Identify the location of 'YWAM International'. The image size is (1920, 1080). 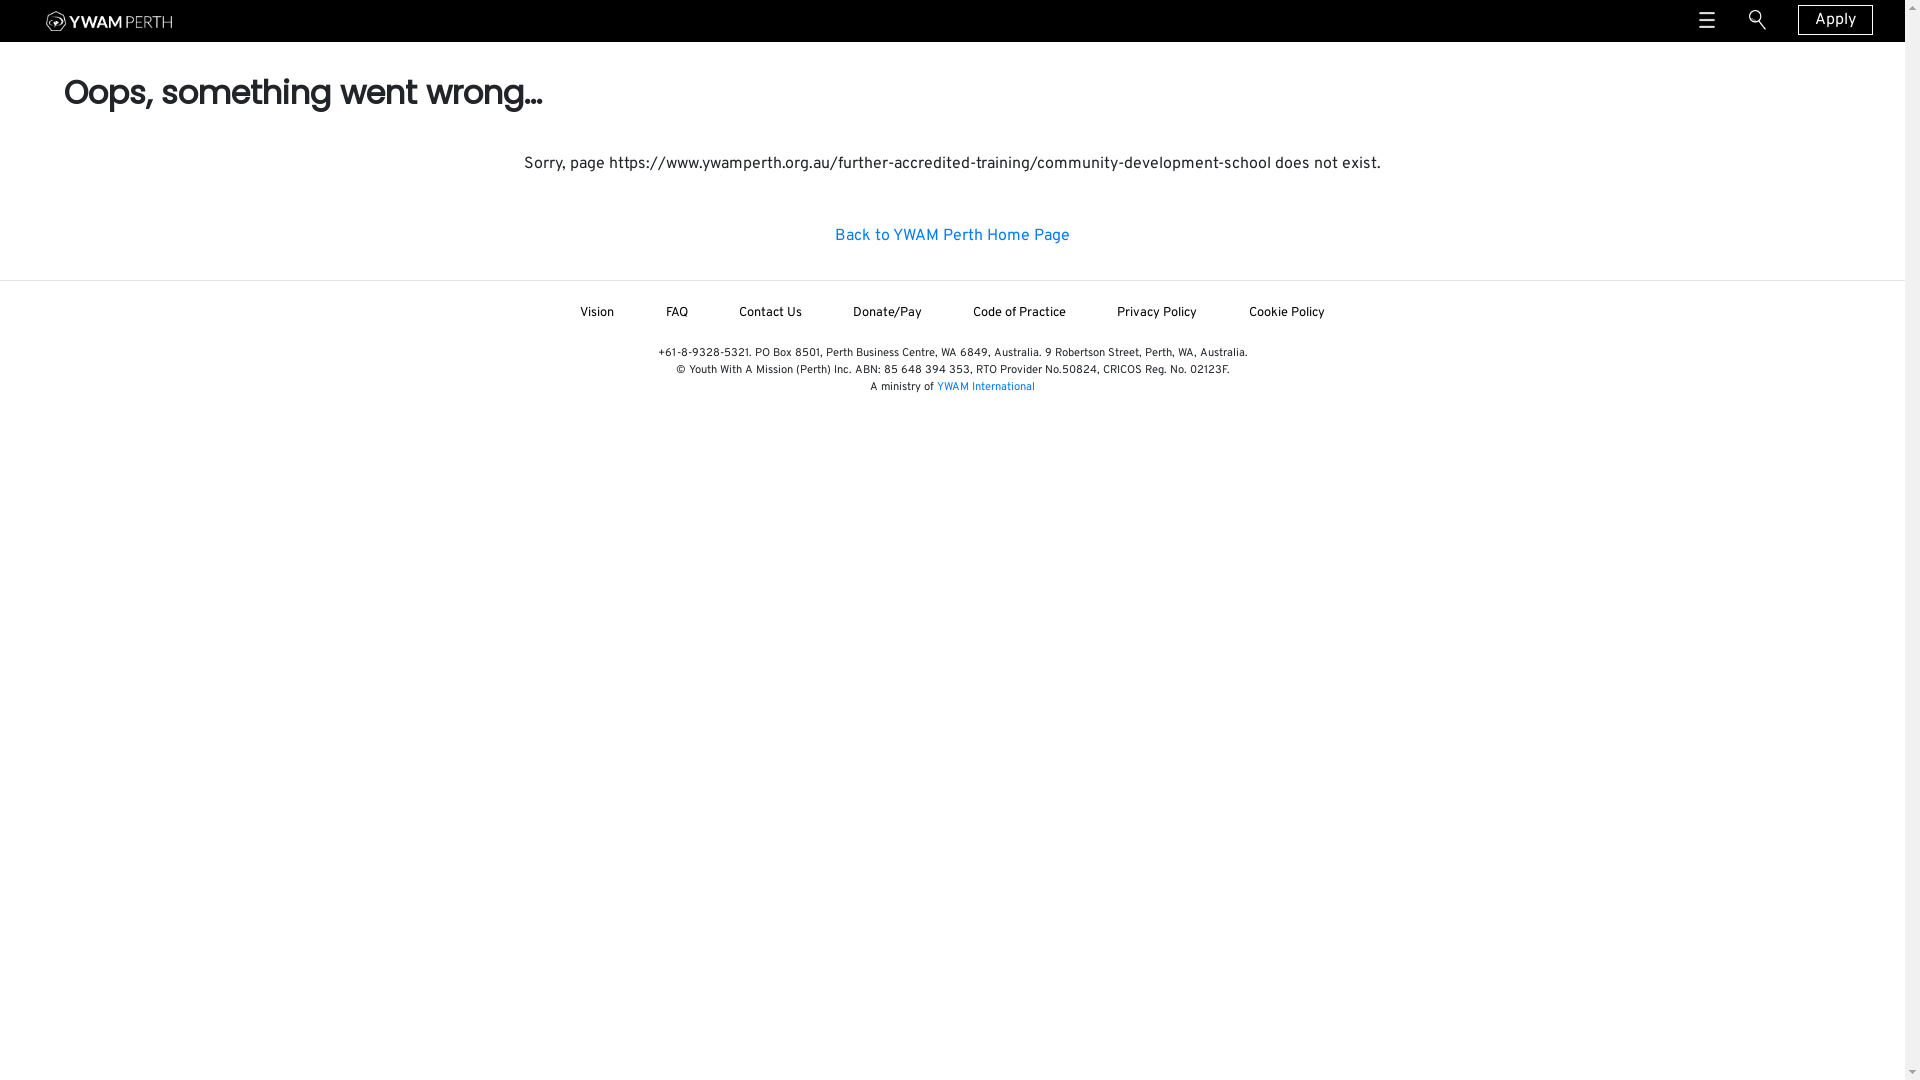
(985, 386).